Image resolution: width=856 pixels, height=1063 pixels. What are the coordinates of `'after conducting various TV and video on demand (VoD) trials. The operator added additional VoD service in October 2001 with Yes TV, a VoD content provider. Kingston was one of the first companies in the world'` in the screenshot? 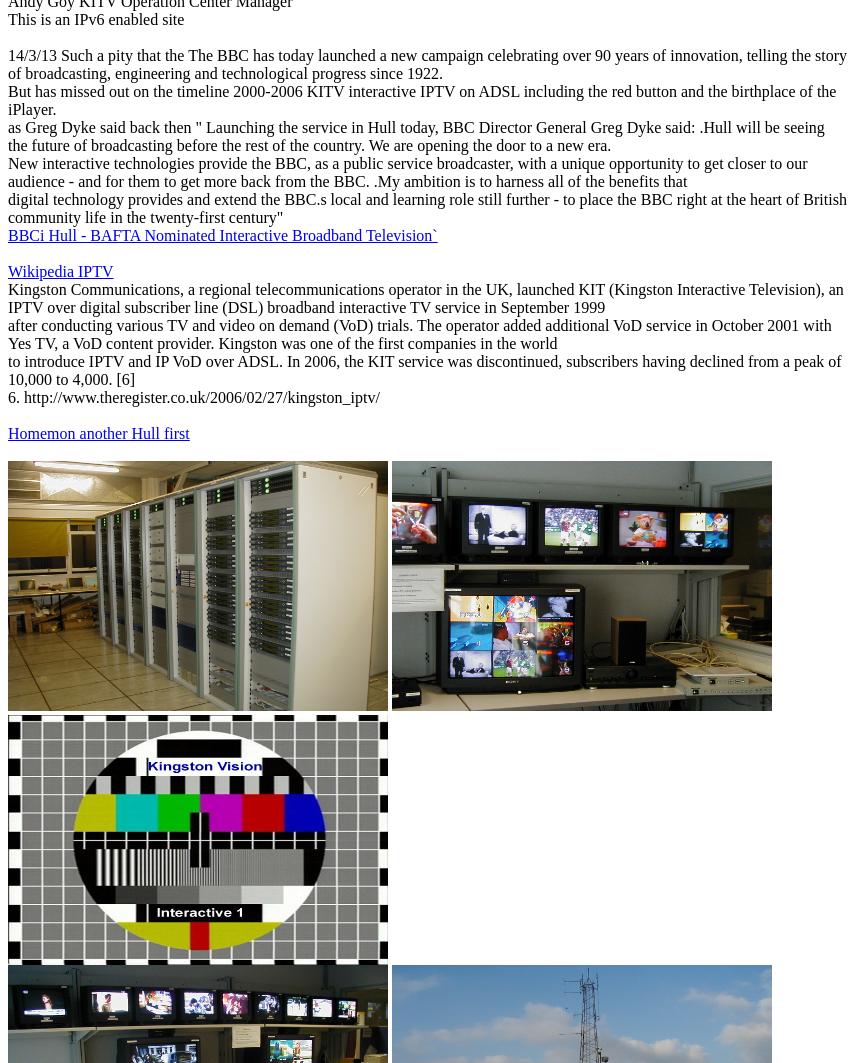 It's located at (7, 333).